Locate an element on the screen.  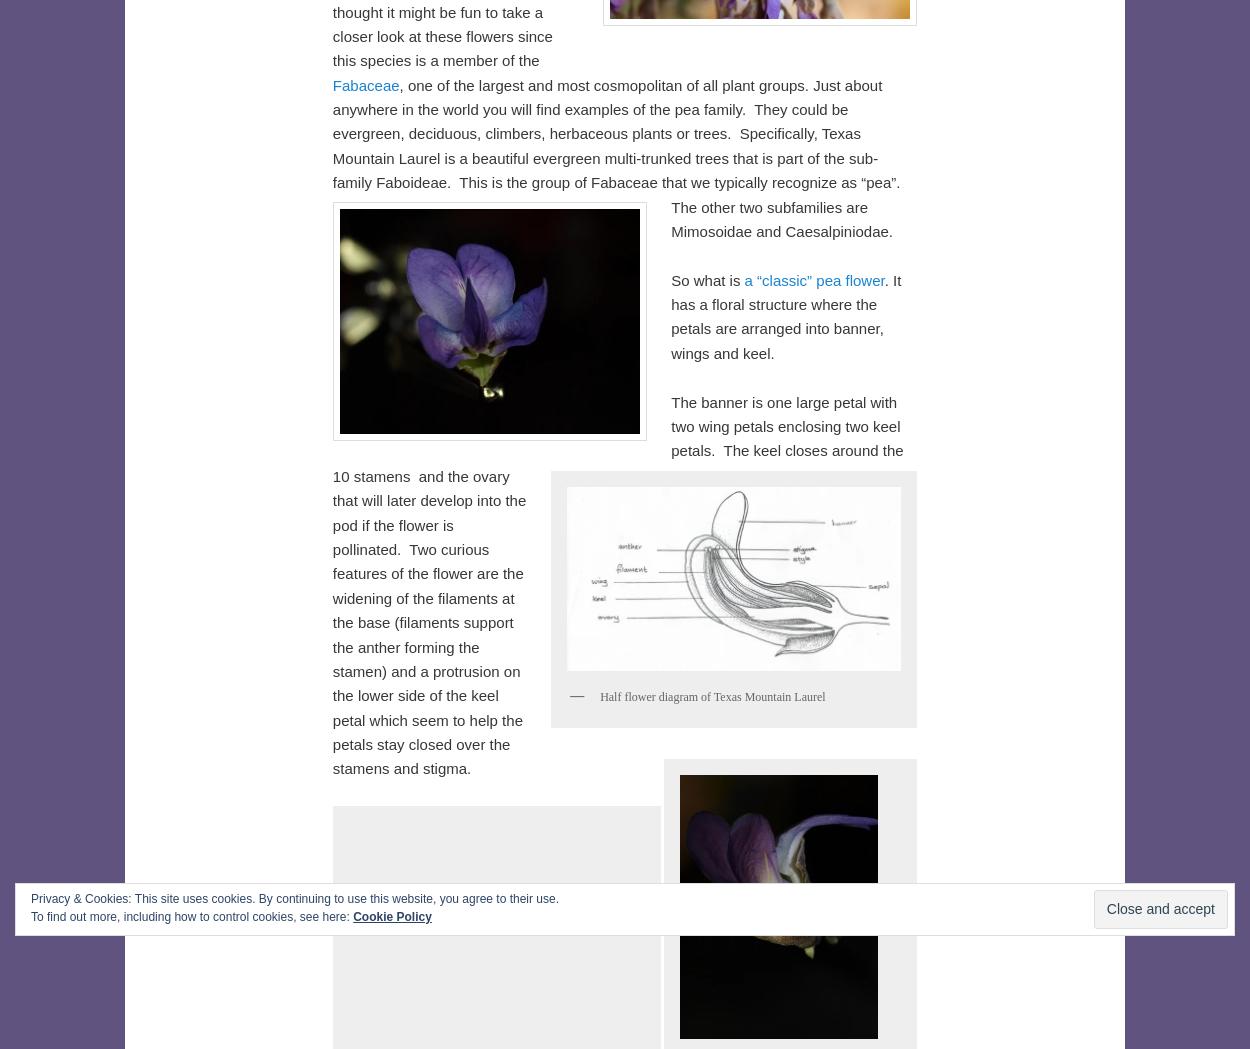
'Cookie Policy' is located at coordinates (392, 916).